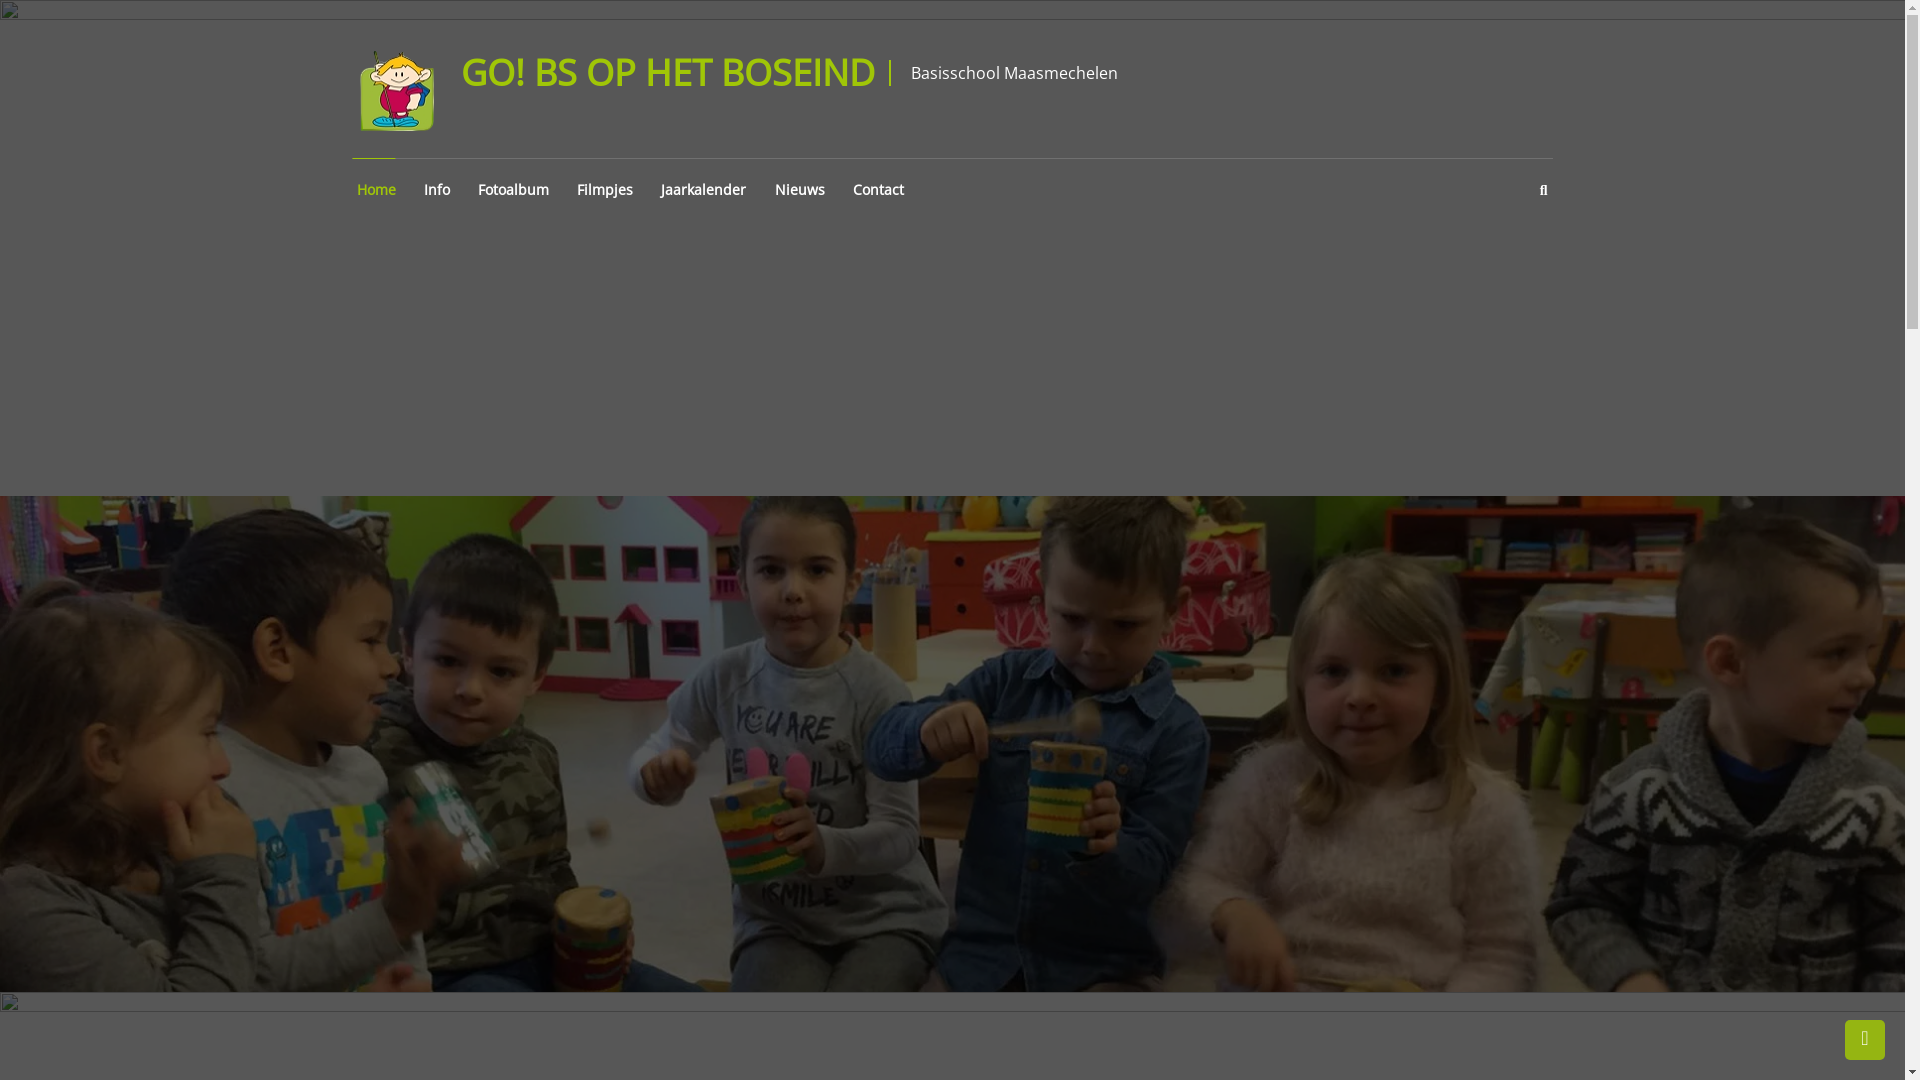  What do you see at coordinates (768, 189) in the screenshot?
I see `'Nieuws'` at bounding box center [768, 189].